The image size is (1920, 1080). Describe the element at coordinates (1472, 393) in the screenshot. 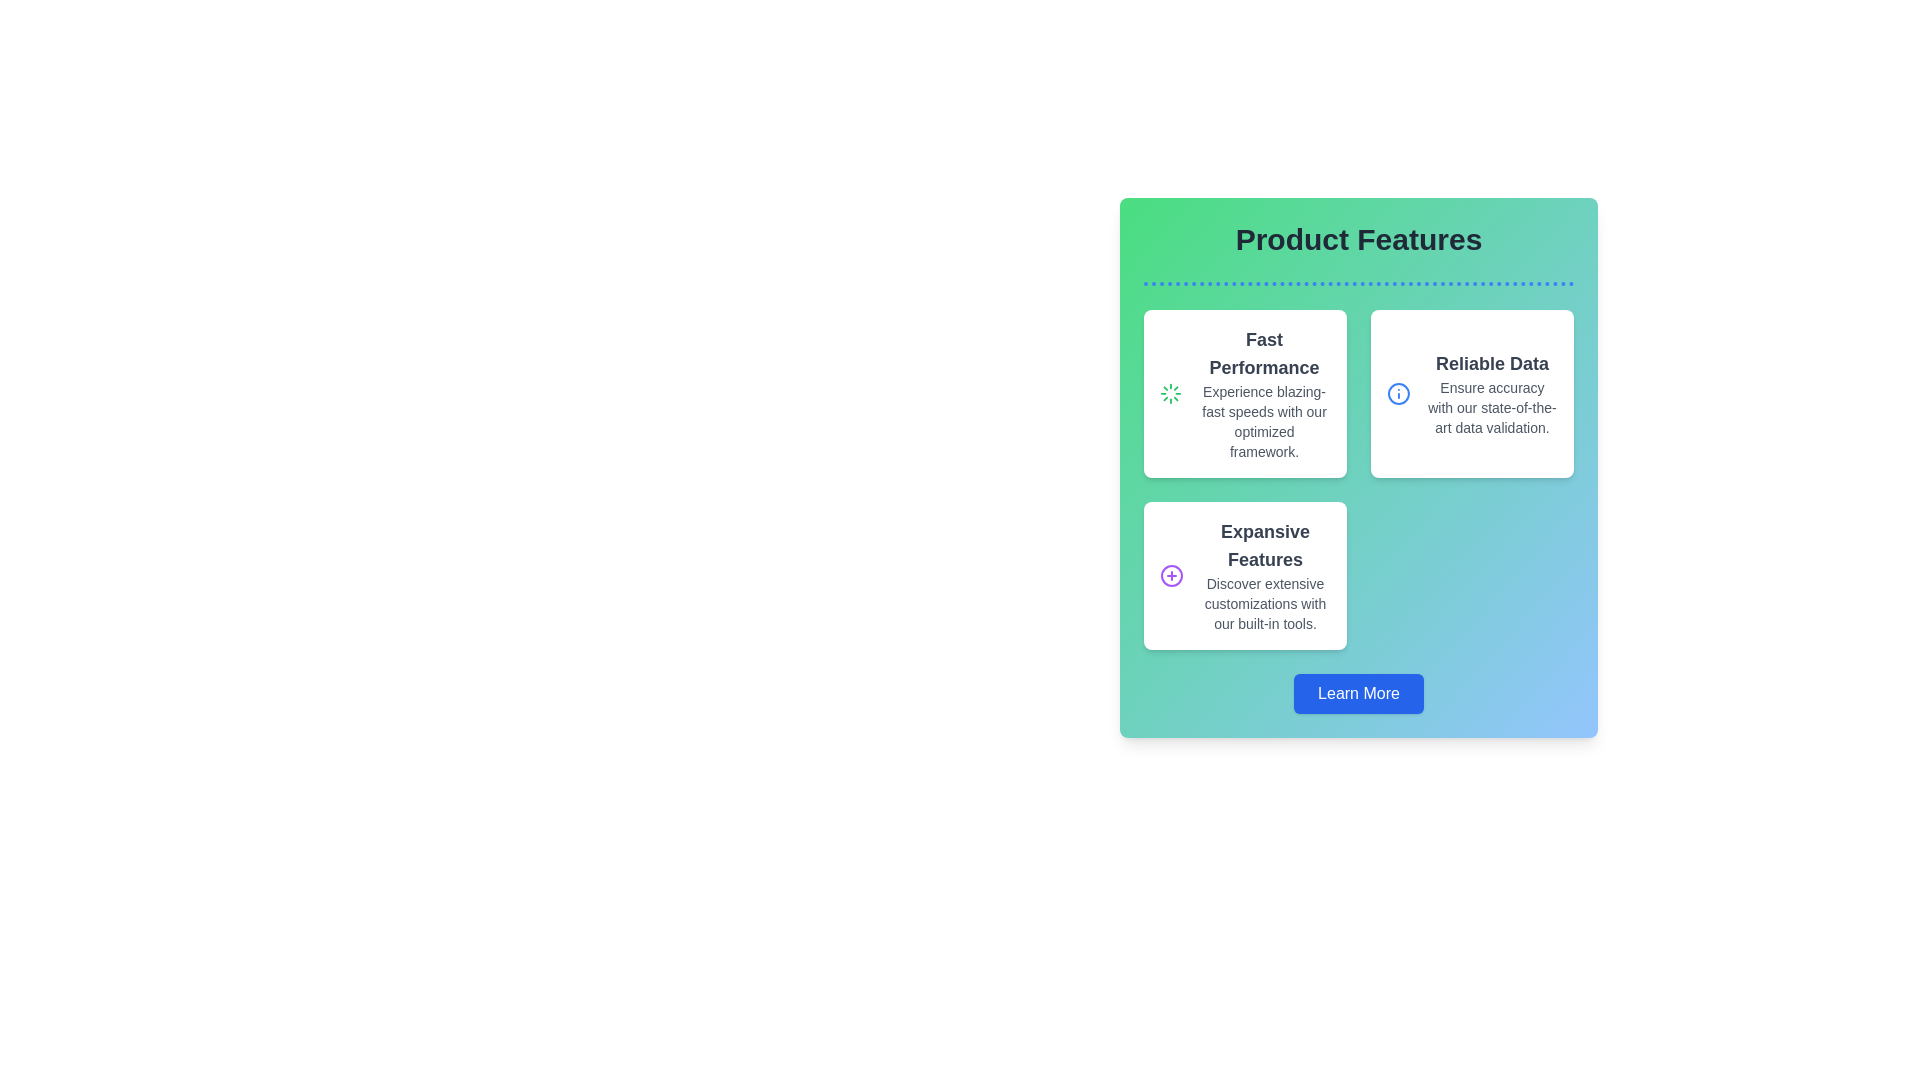

I see `the informational card located in the top-right of the grid layout, providing details about the reliability of data` at that location.